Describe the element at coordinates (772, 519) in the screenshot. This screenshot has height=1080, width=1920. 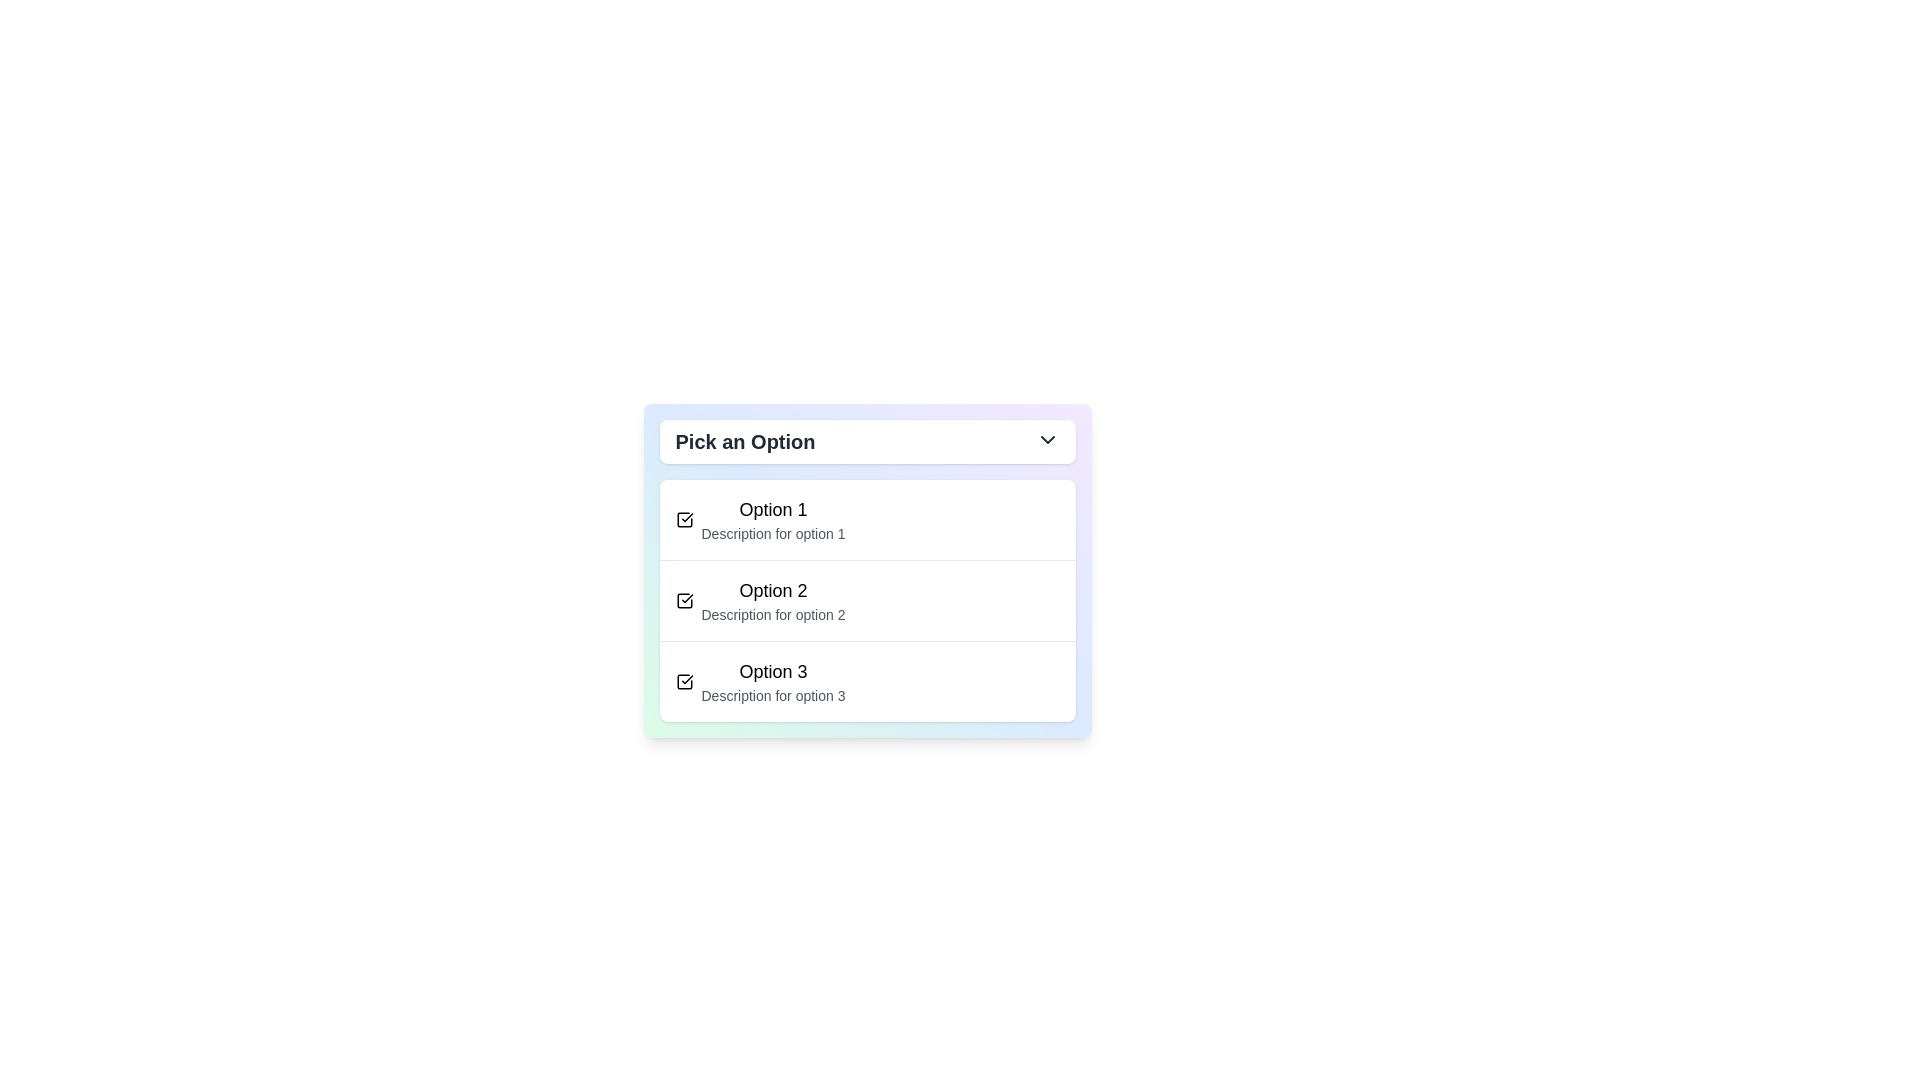
I see `the option 1 from the dropdown menu` at that location.